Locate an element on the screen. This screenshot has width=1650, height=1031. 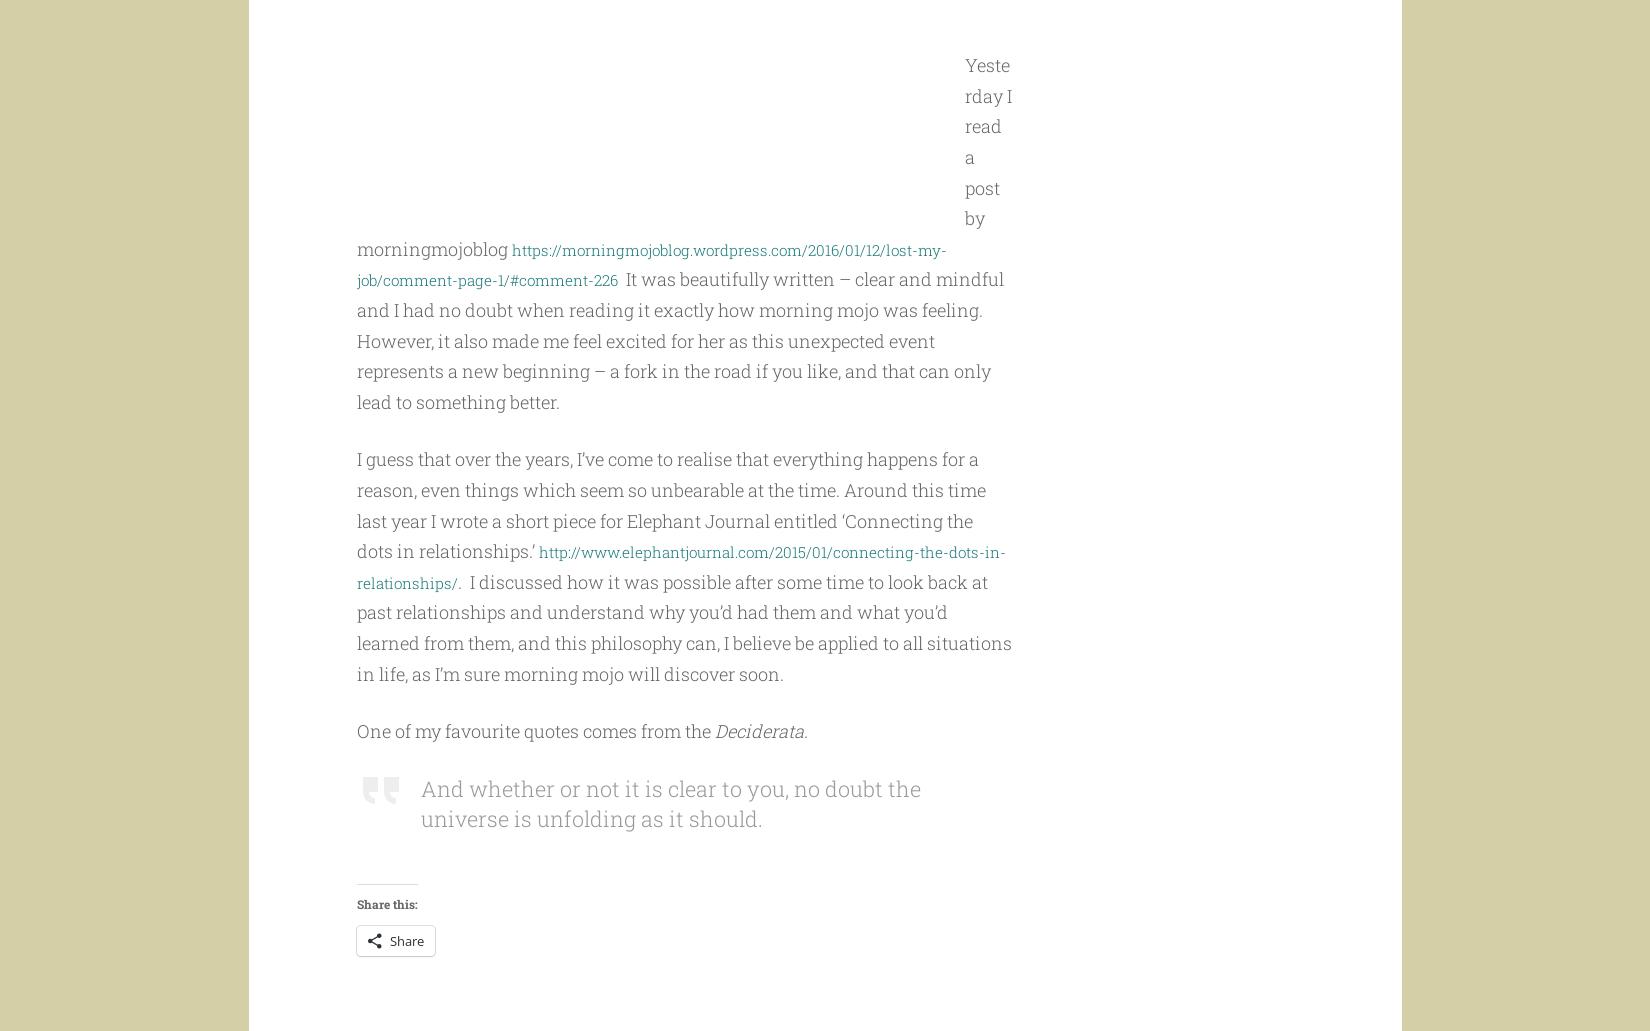
'Yesterday I read a post by morningmojoblog' is located at coordinates (682, 194).